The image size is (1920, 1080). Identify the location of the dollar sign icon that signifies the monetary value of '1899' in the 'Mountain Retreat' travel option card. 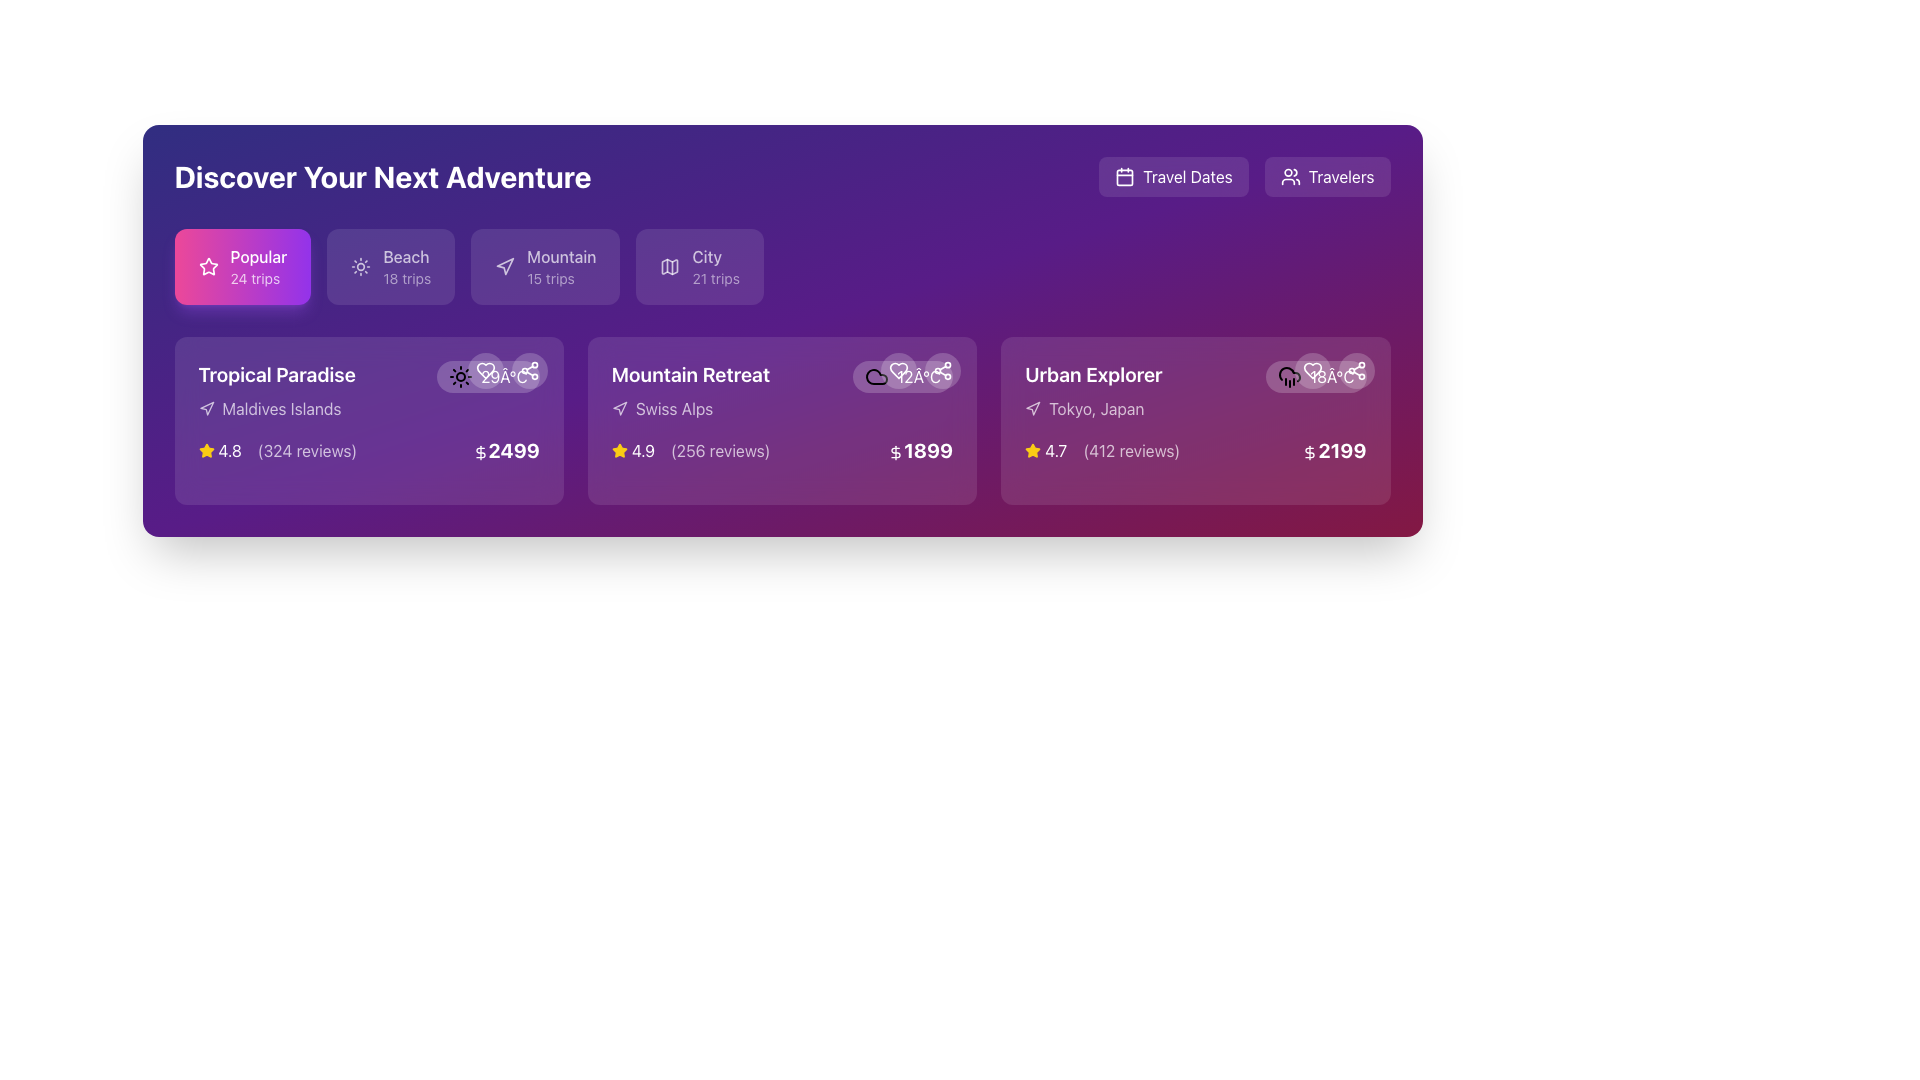
(895, 452).